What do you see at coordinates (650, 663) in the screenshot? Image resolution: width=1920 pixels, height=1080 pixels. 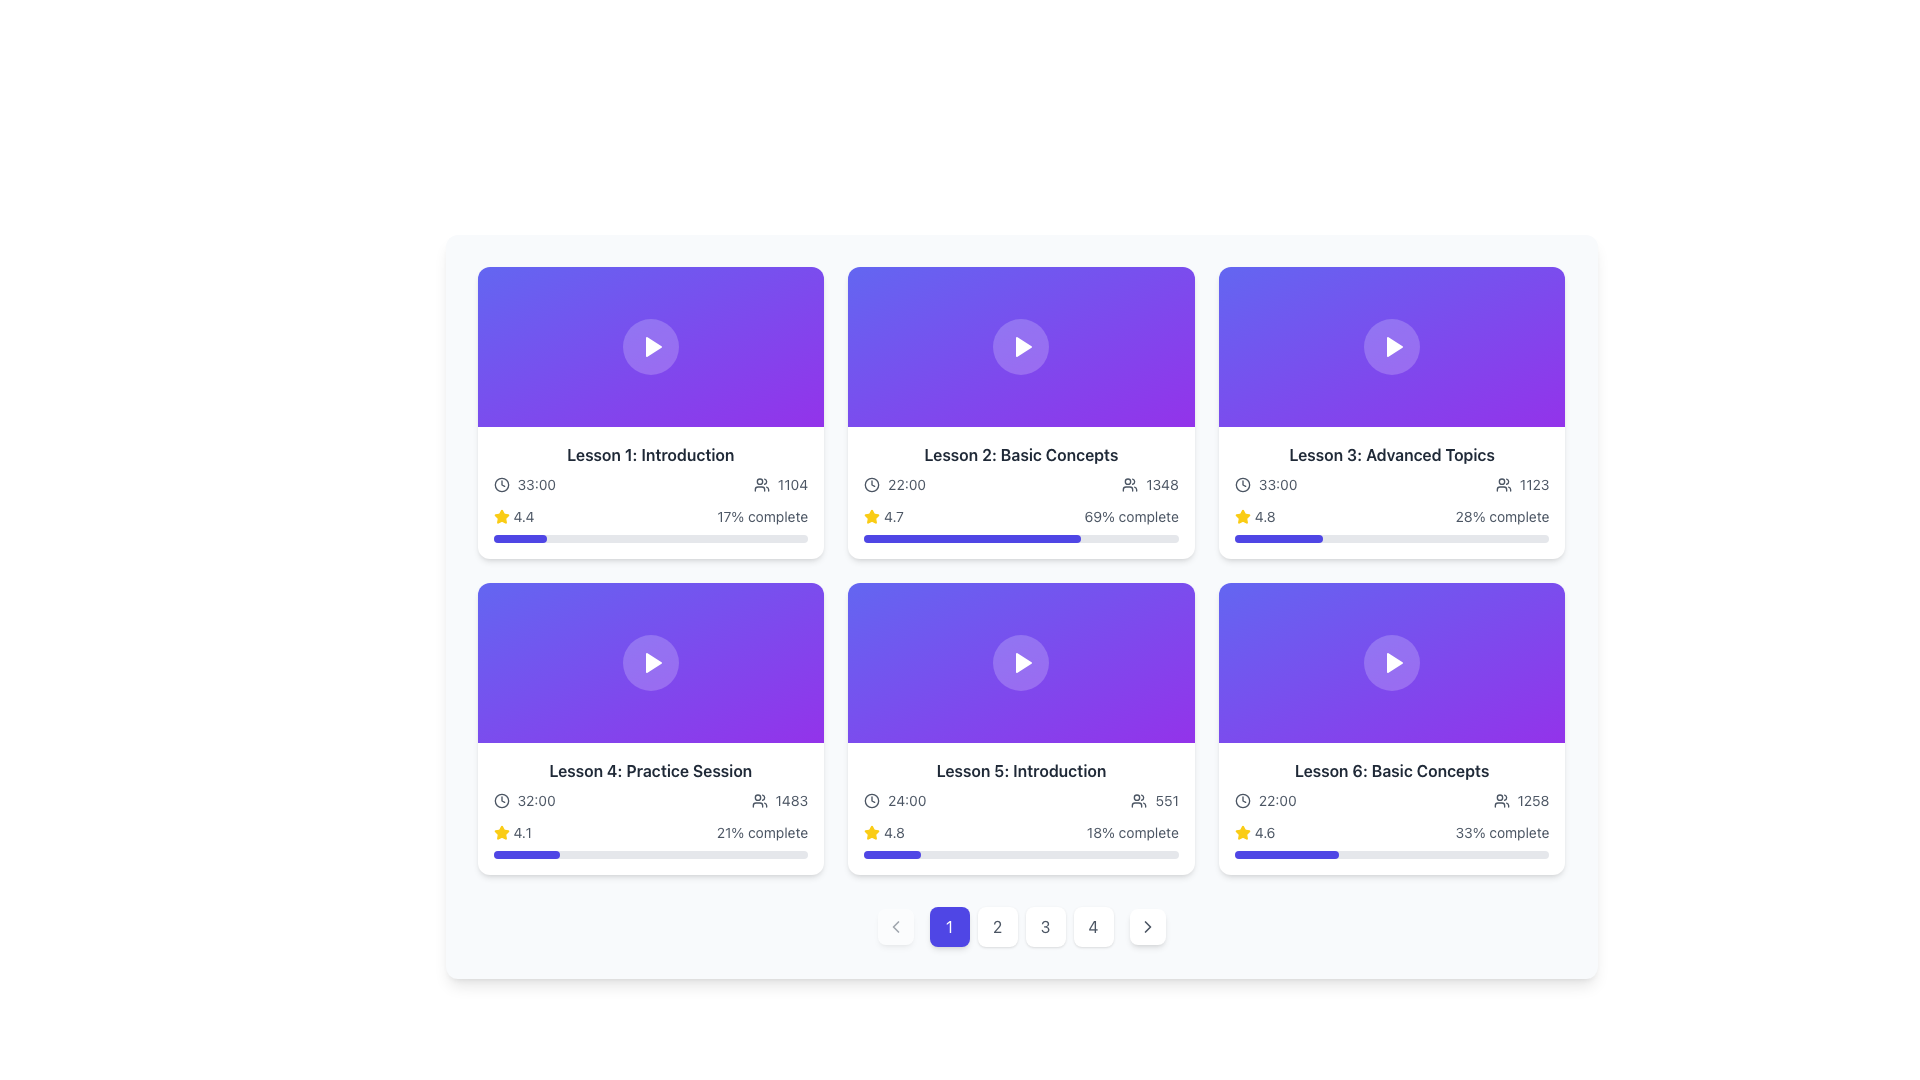 I see `the play button located centrally within the preview area of the card labeled 'Lesson 4: Practice Session' to initiate playback of the associated content` at bounding box center [650, 663].